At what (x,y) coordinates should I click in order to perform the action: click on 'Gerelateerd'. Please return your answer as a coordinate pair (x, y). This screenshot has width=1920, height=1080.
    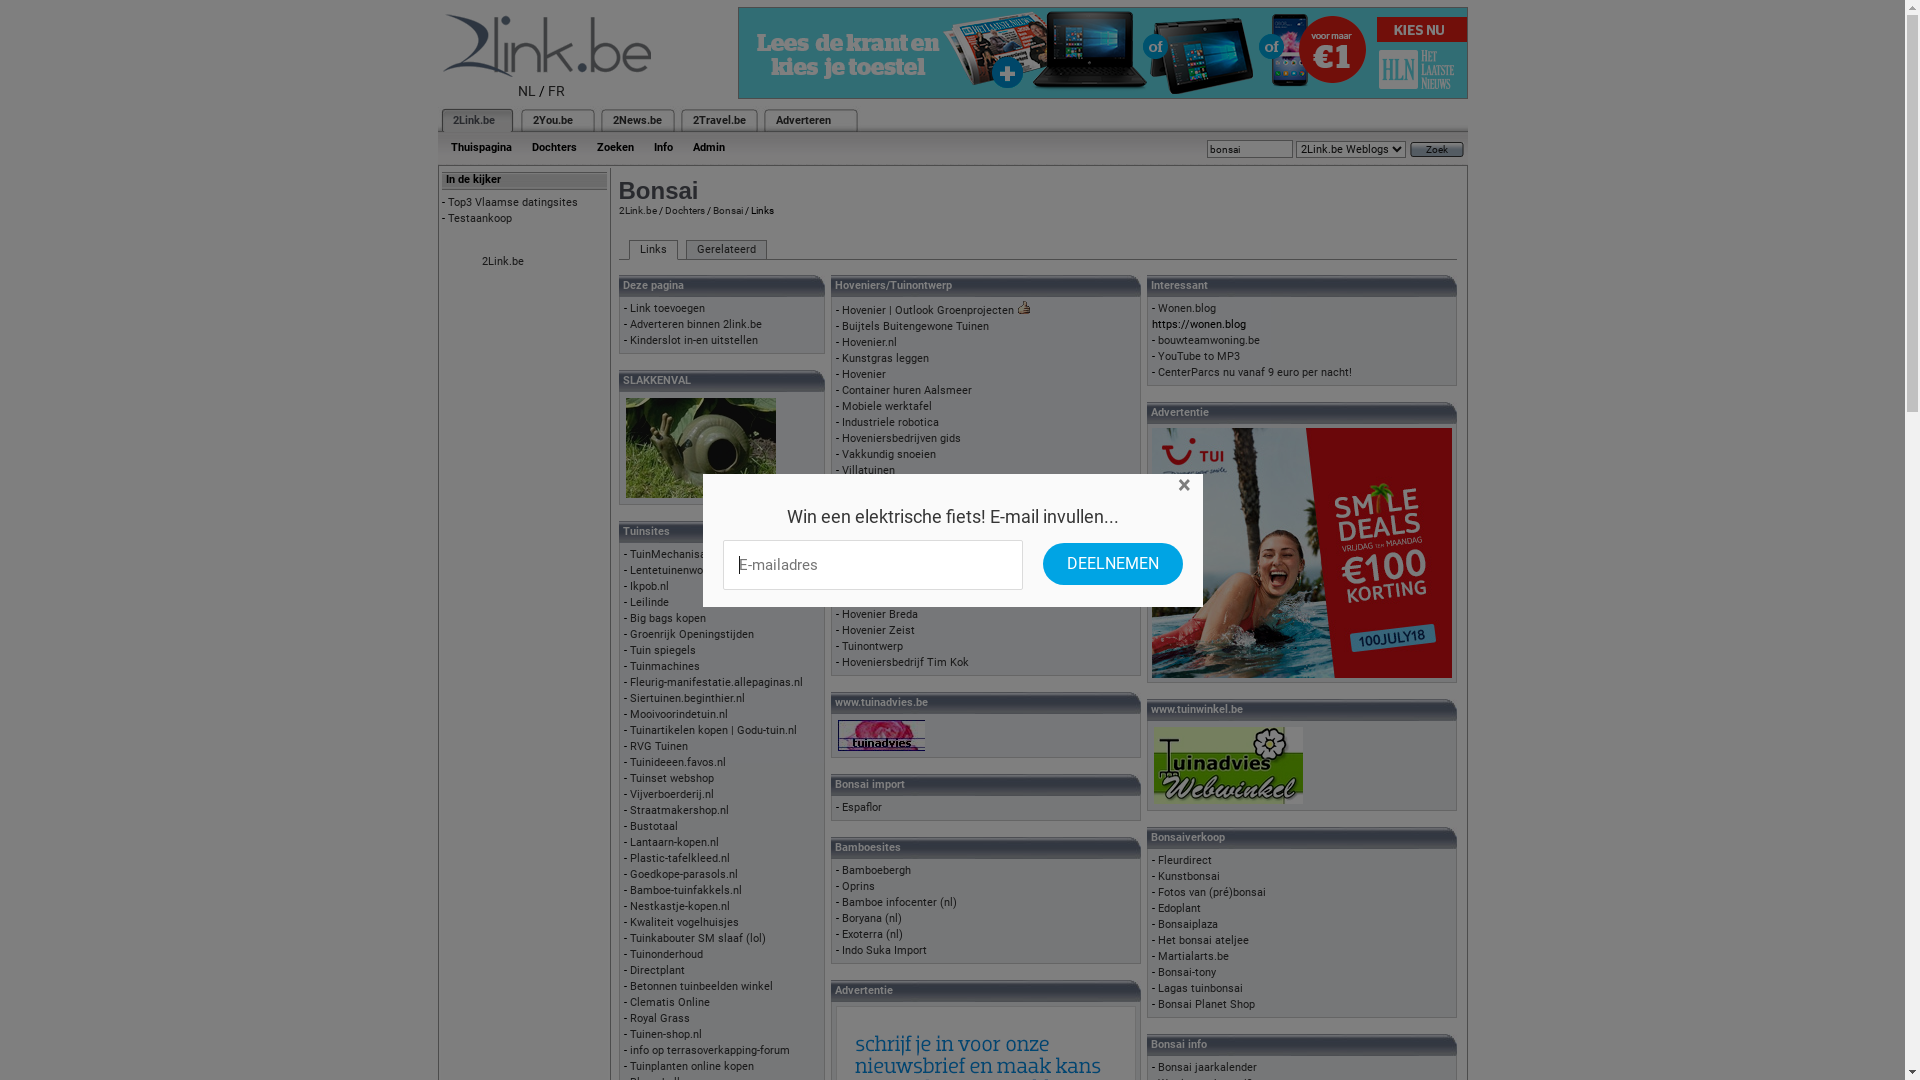
    Looking at the image, I should click on (725, 249).